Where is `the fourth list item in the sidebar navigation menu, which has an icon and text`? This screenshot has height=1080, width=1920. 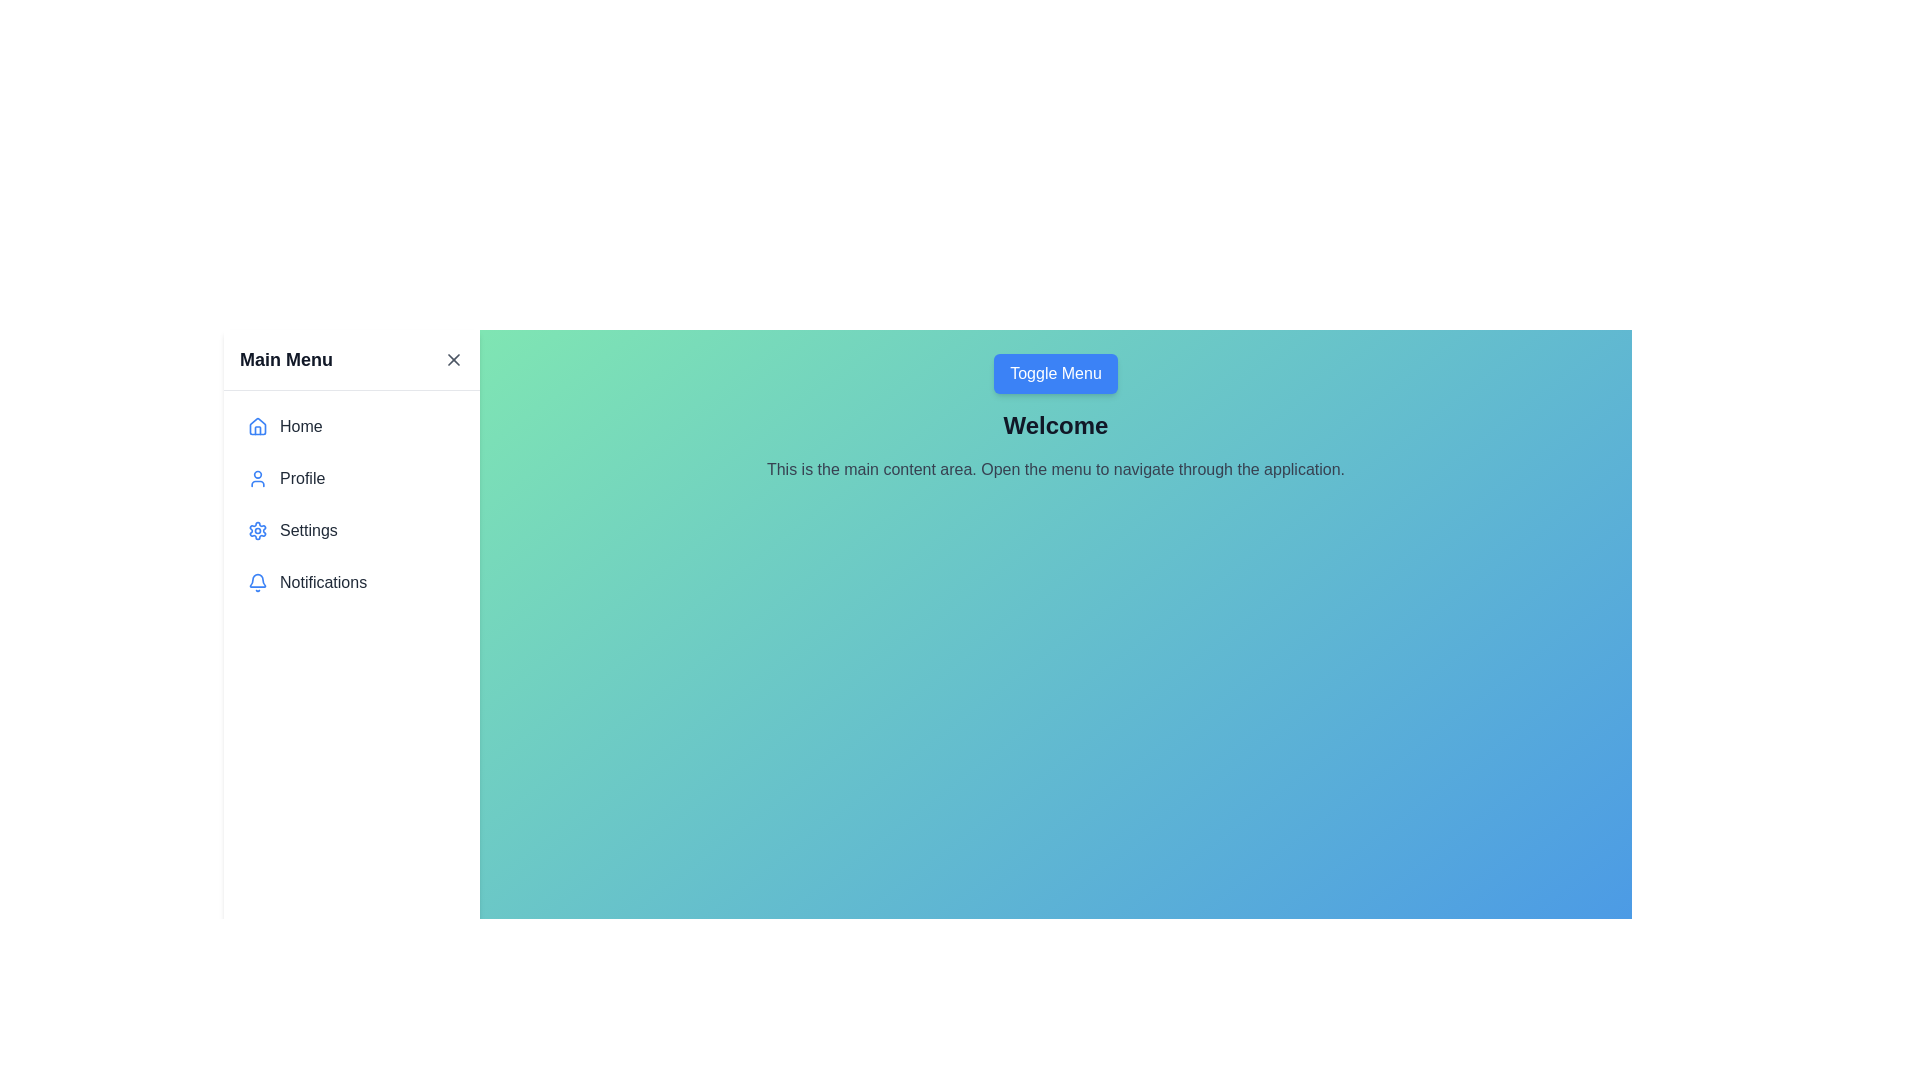
the fourth list item in the sidebar navigation menu, which has an icon and text is located at coordinates (351, 582).